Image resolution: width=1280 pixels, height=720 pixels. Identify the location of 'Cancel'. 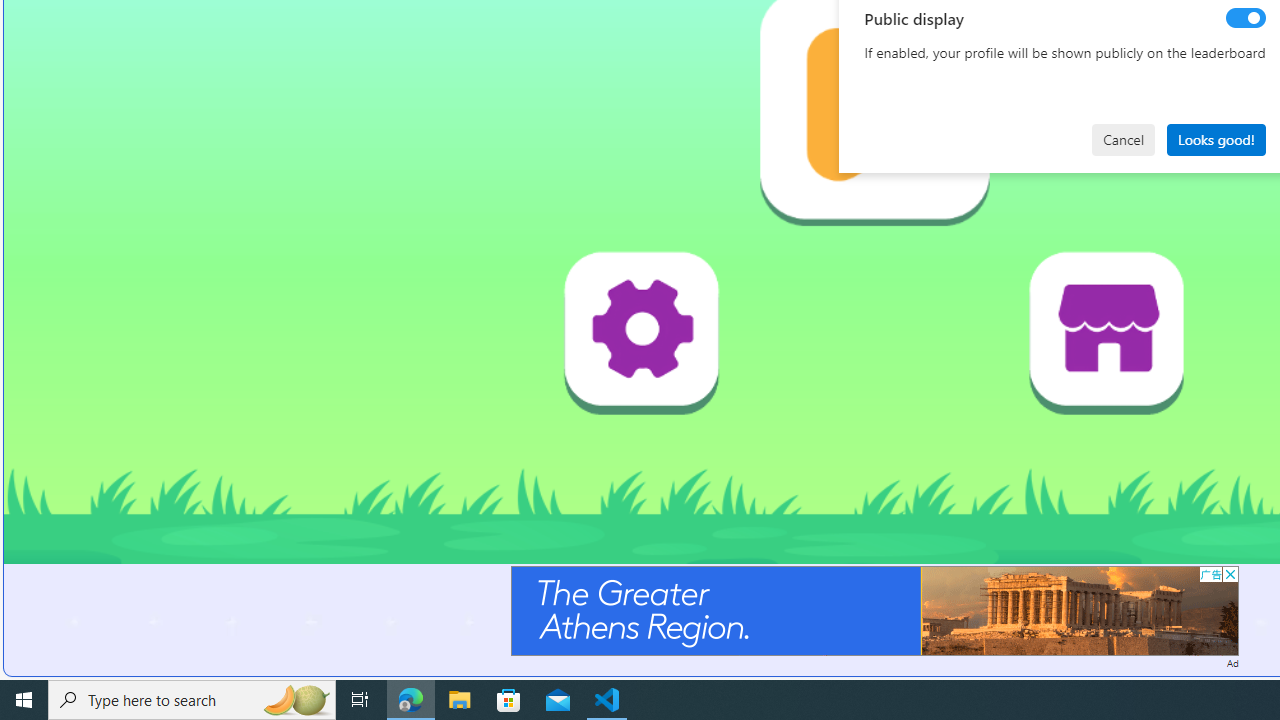
(1123, 138).